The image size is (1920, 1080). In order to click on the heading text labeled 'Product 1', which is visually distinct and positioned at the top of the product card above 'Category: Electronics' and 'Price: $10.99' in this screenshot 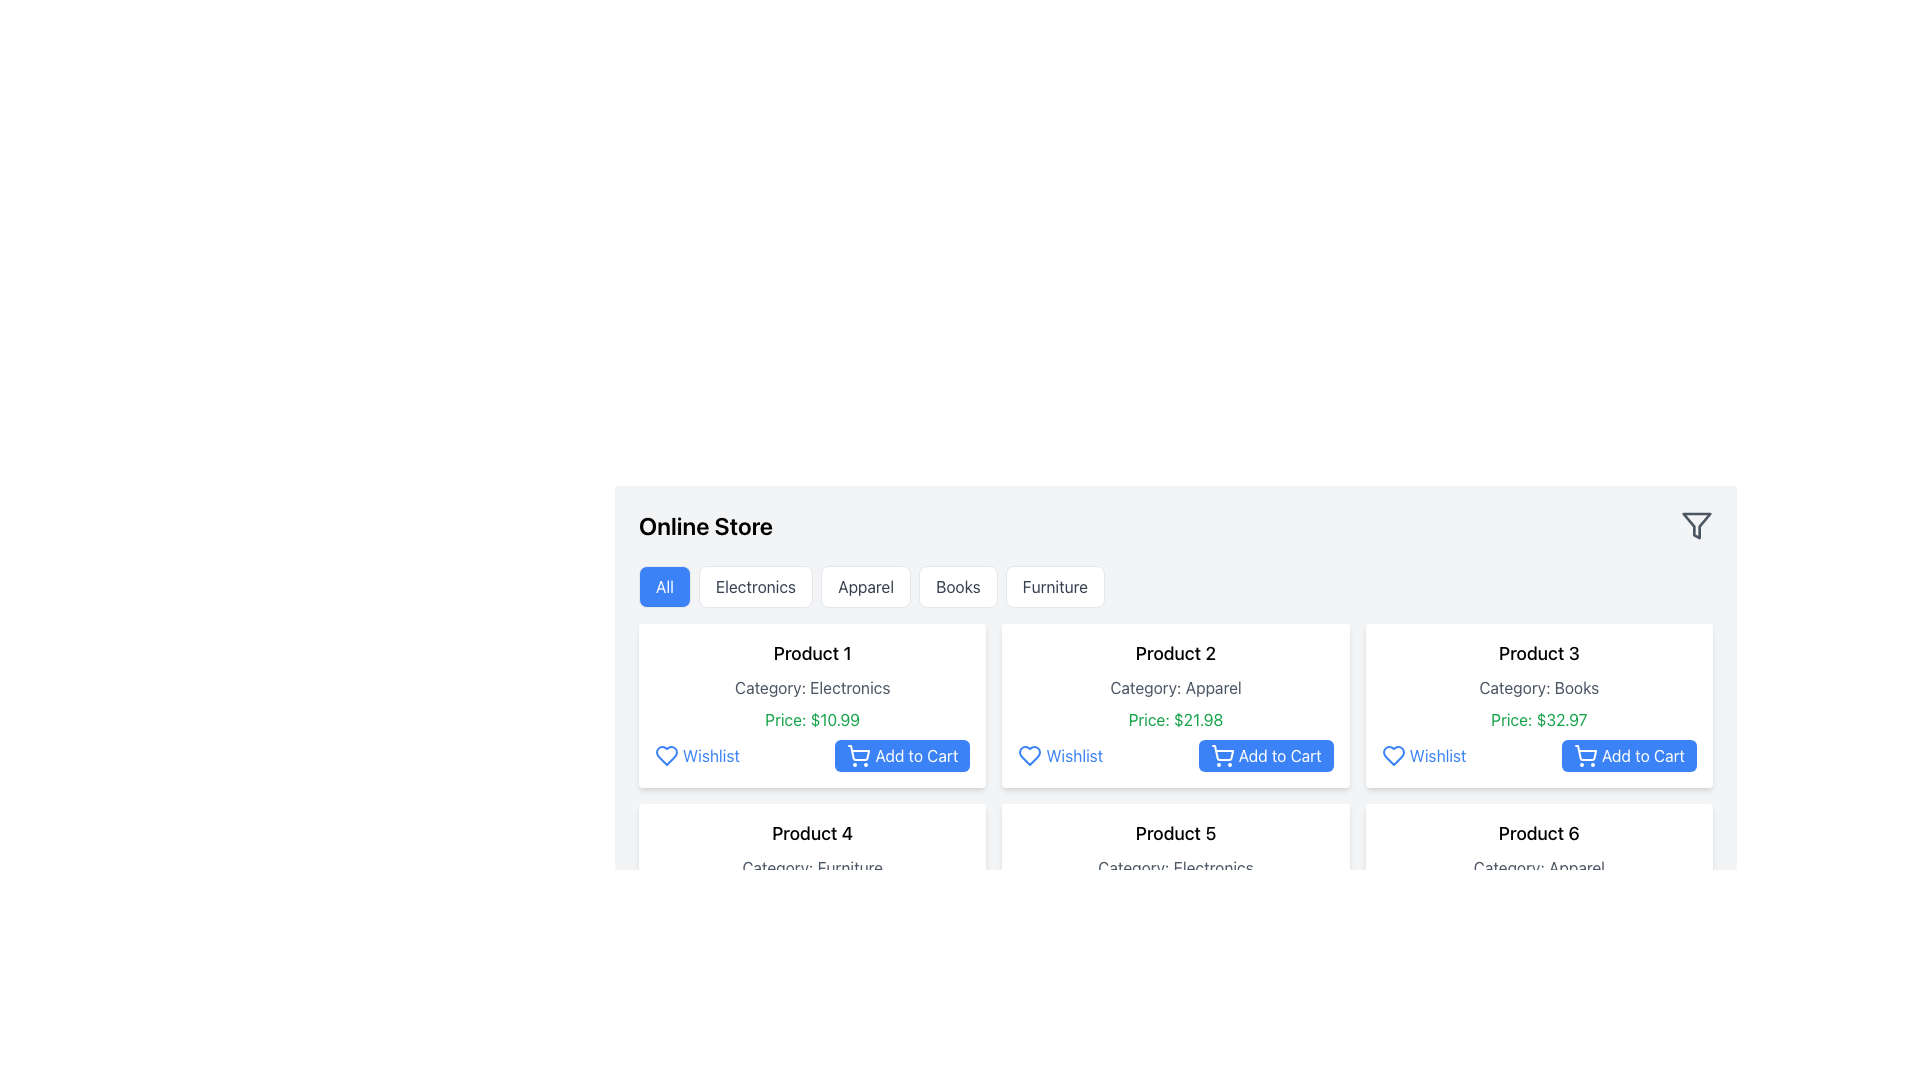, I will do `click(812, 654)`.